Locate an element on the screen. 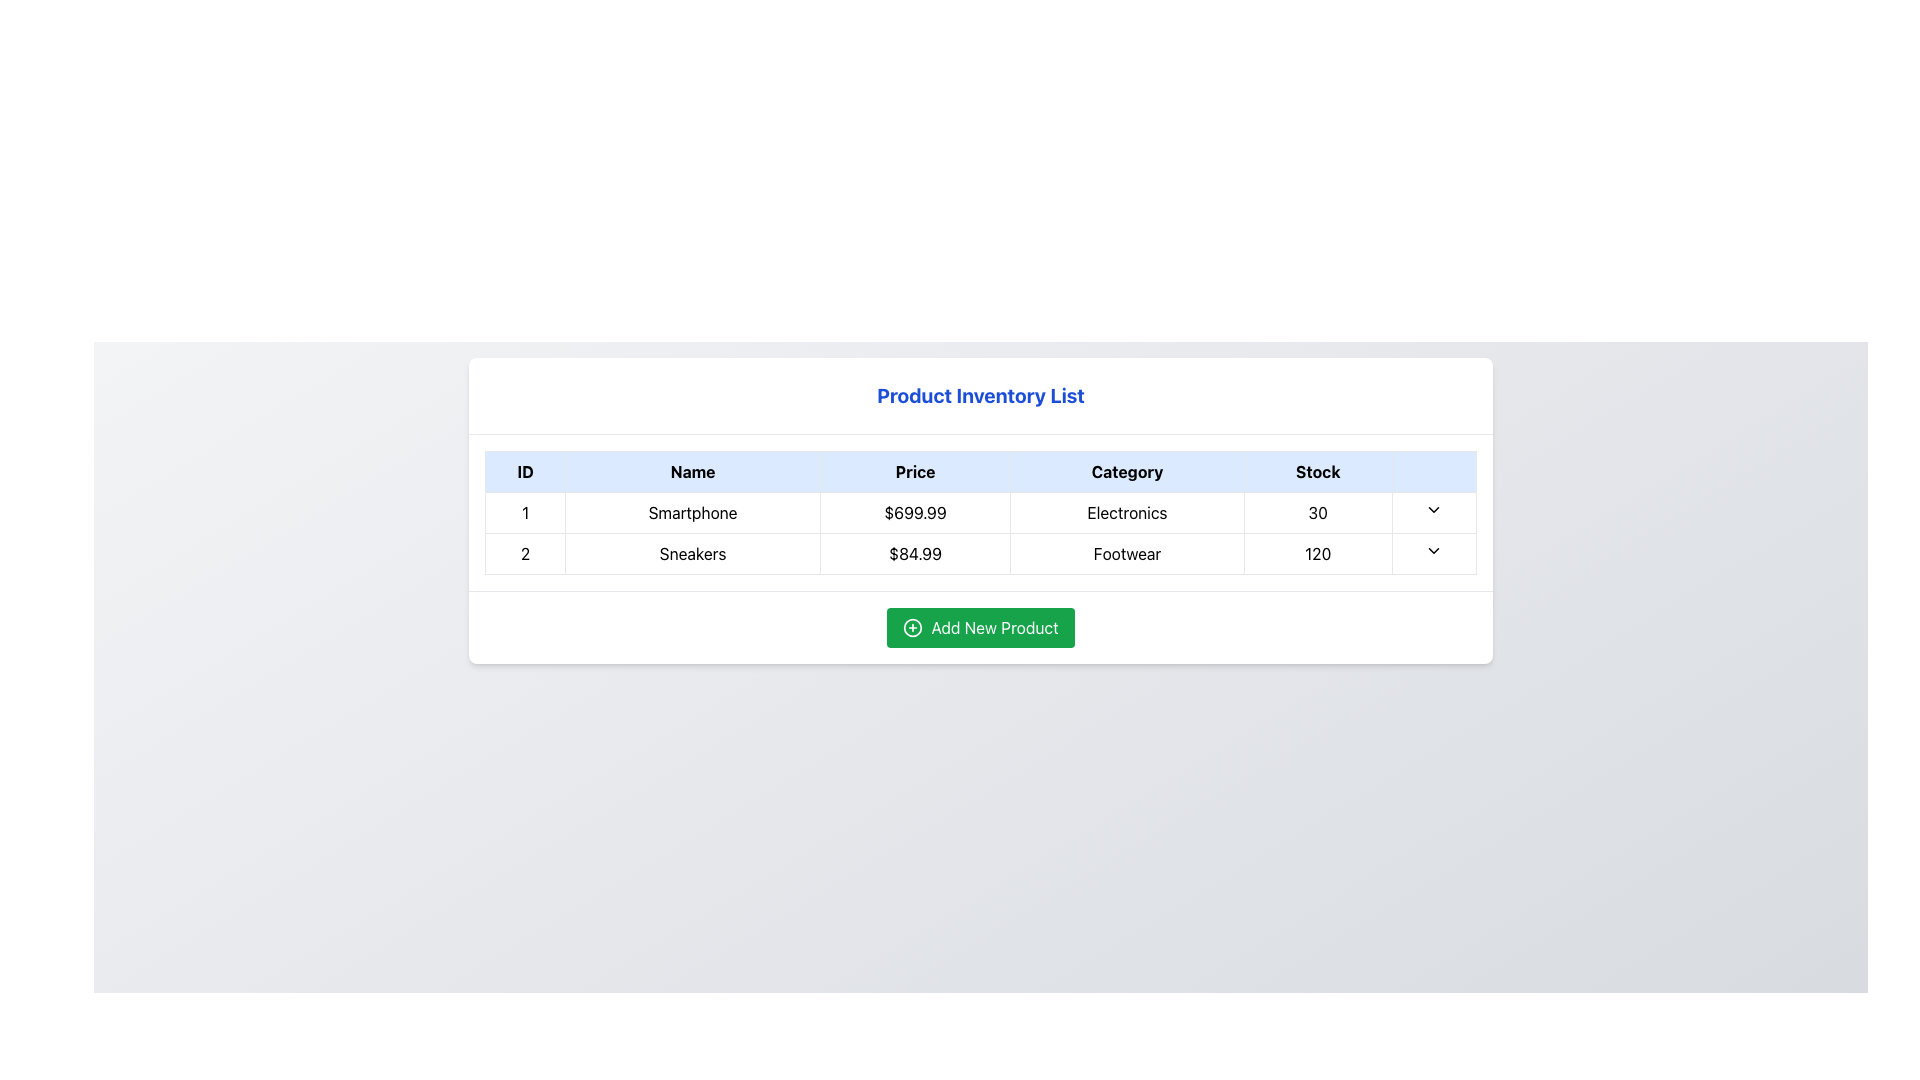  the 'Name' text label in the header row of the table is located at coordinates (693, 471).